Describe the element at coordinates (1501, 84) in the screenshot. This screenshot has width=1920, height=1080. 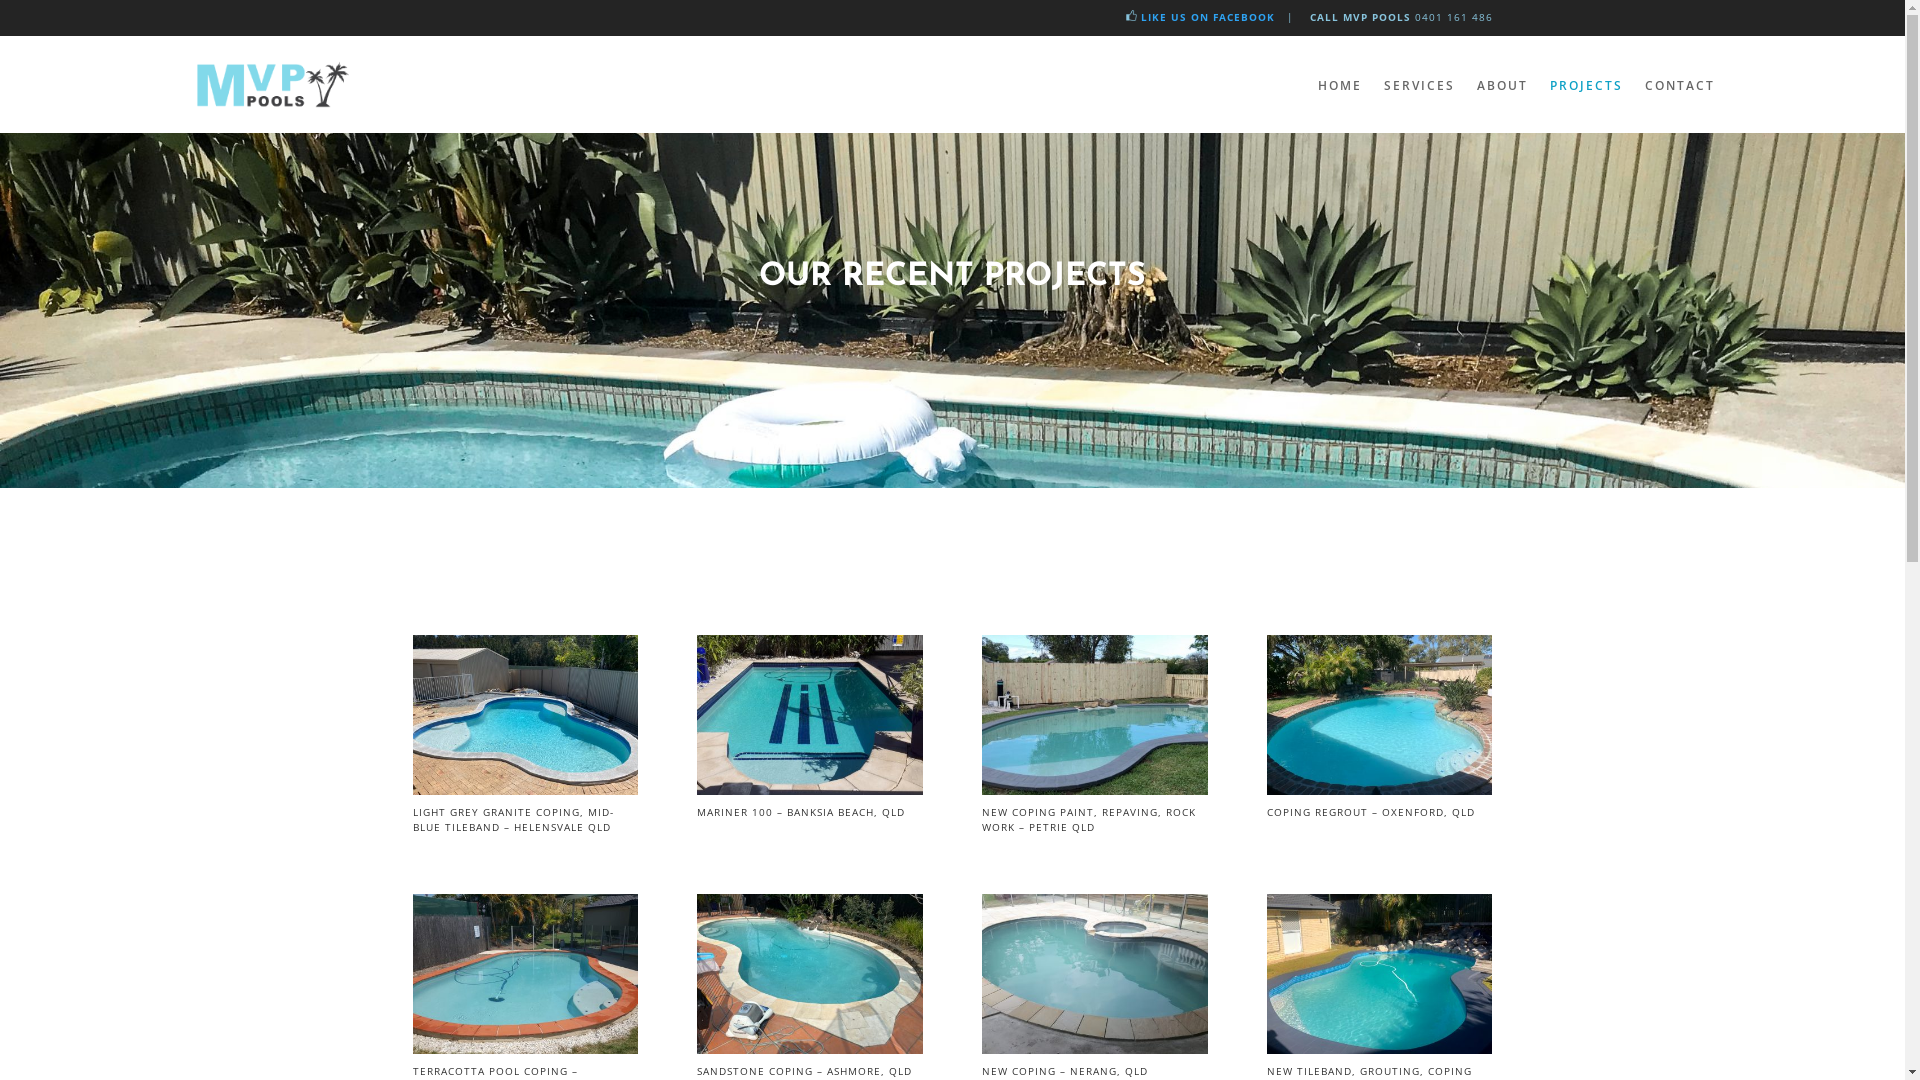
I see `'ABOUT'` at that location.